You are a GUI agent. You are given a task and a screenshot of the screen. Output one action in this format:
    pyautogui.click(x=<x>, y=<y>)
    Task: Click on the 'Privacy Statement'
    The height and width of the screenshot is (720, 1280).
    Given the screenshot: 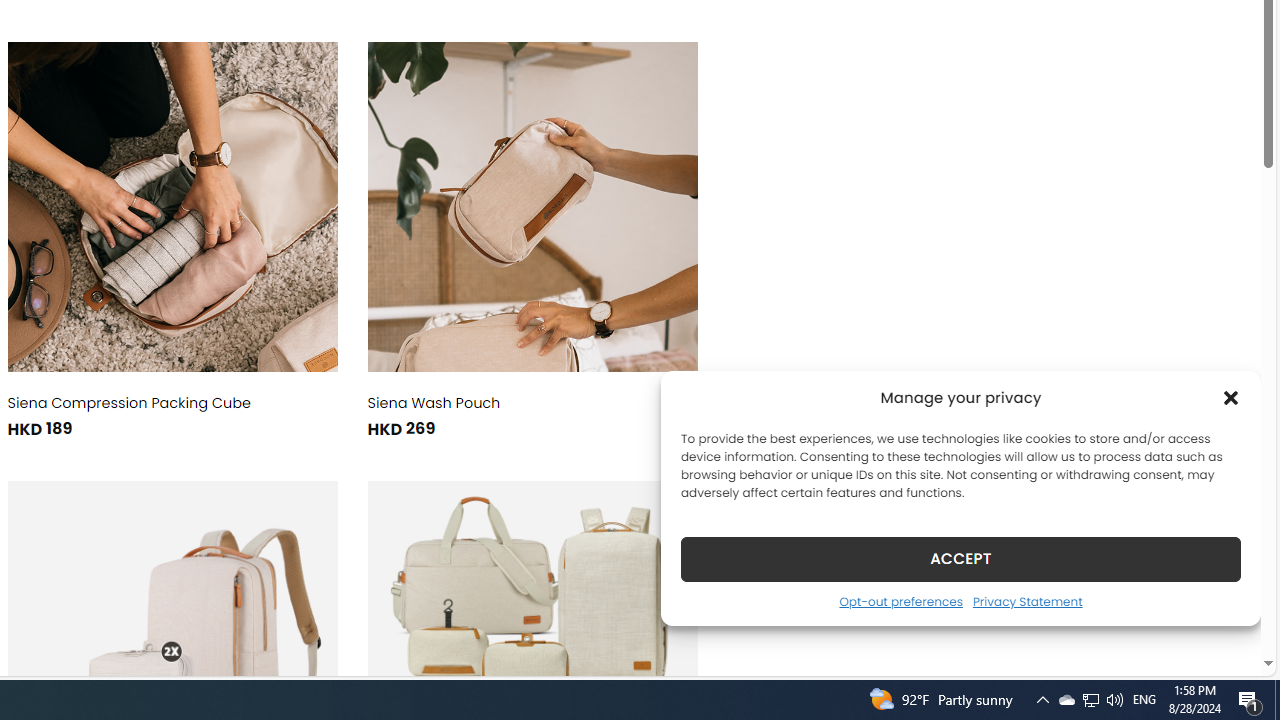 What is the action you would take?
    pyautogui.click(x=1027, y=600)
    